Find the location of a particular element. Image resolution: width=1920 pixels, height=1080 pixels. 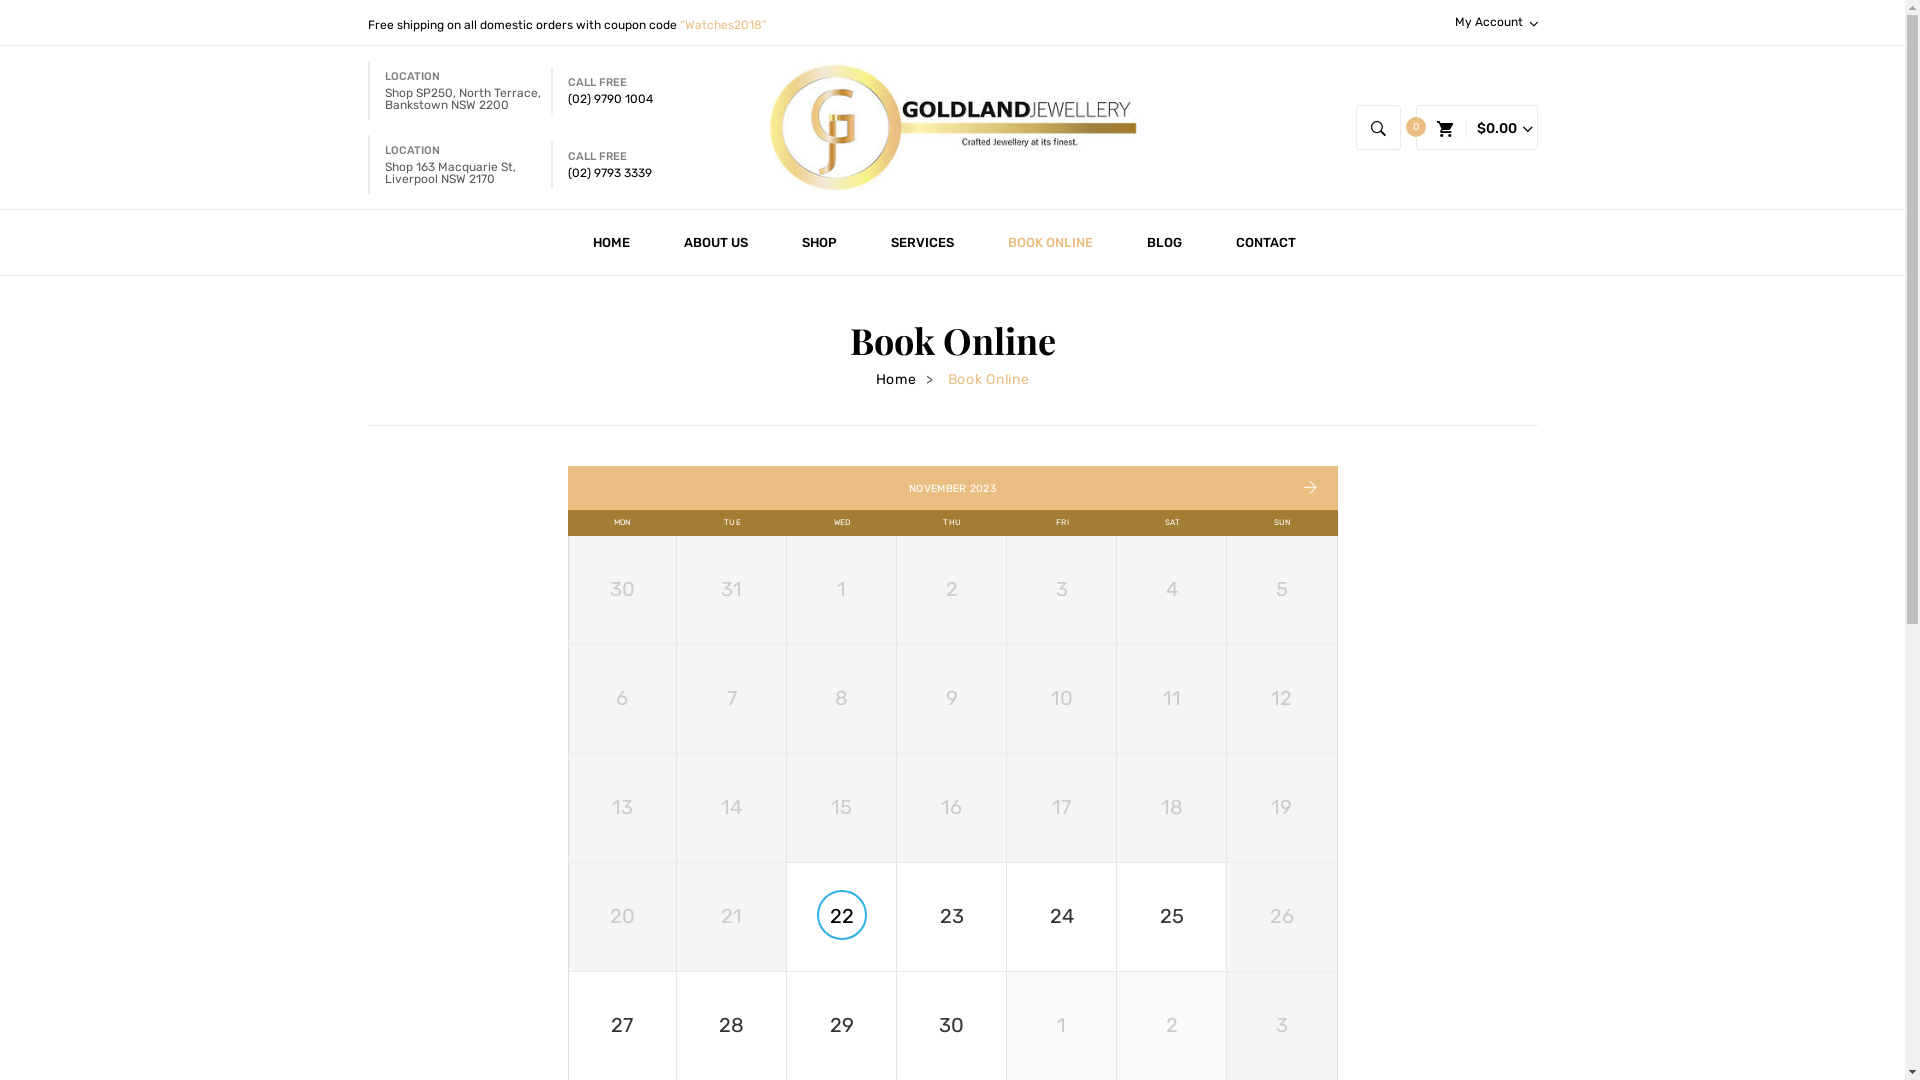

'Home' is located at coordinates (895, 380).